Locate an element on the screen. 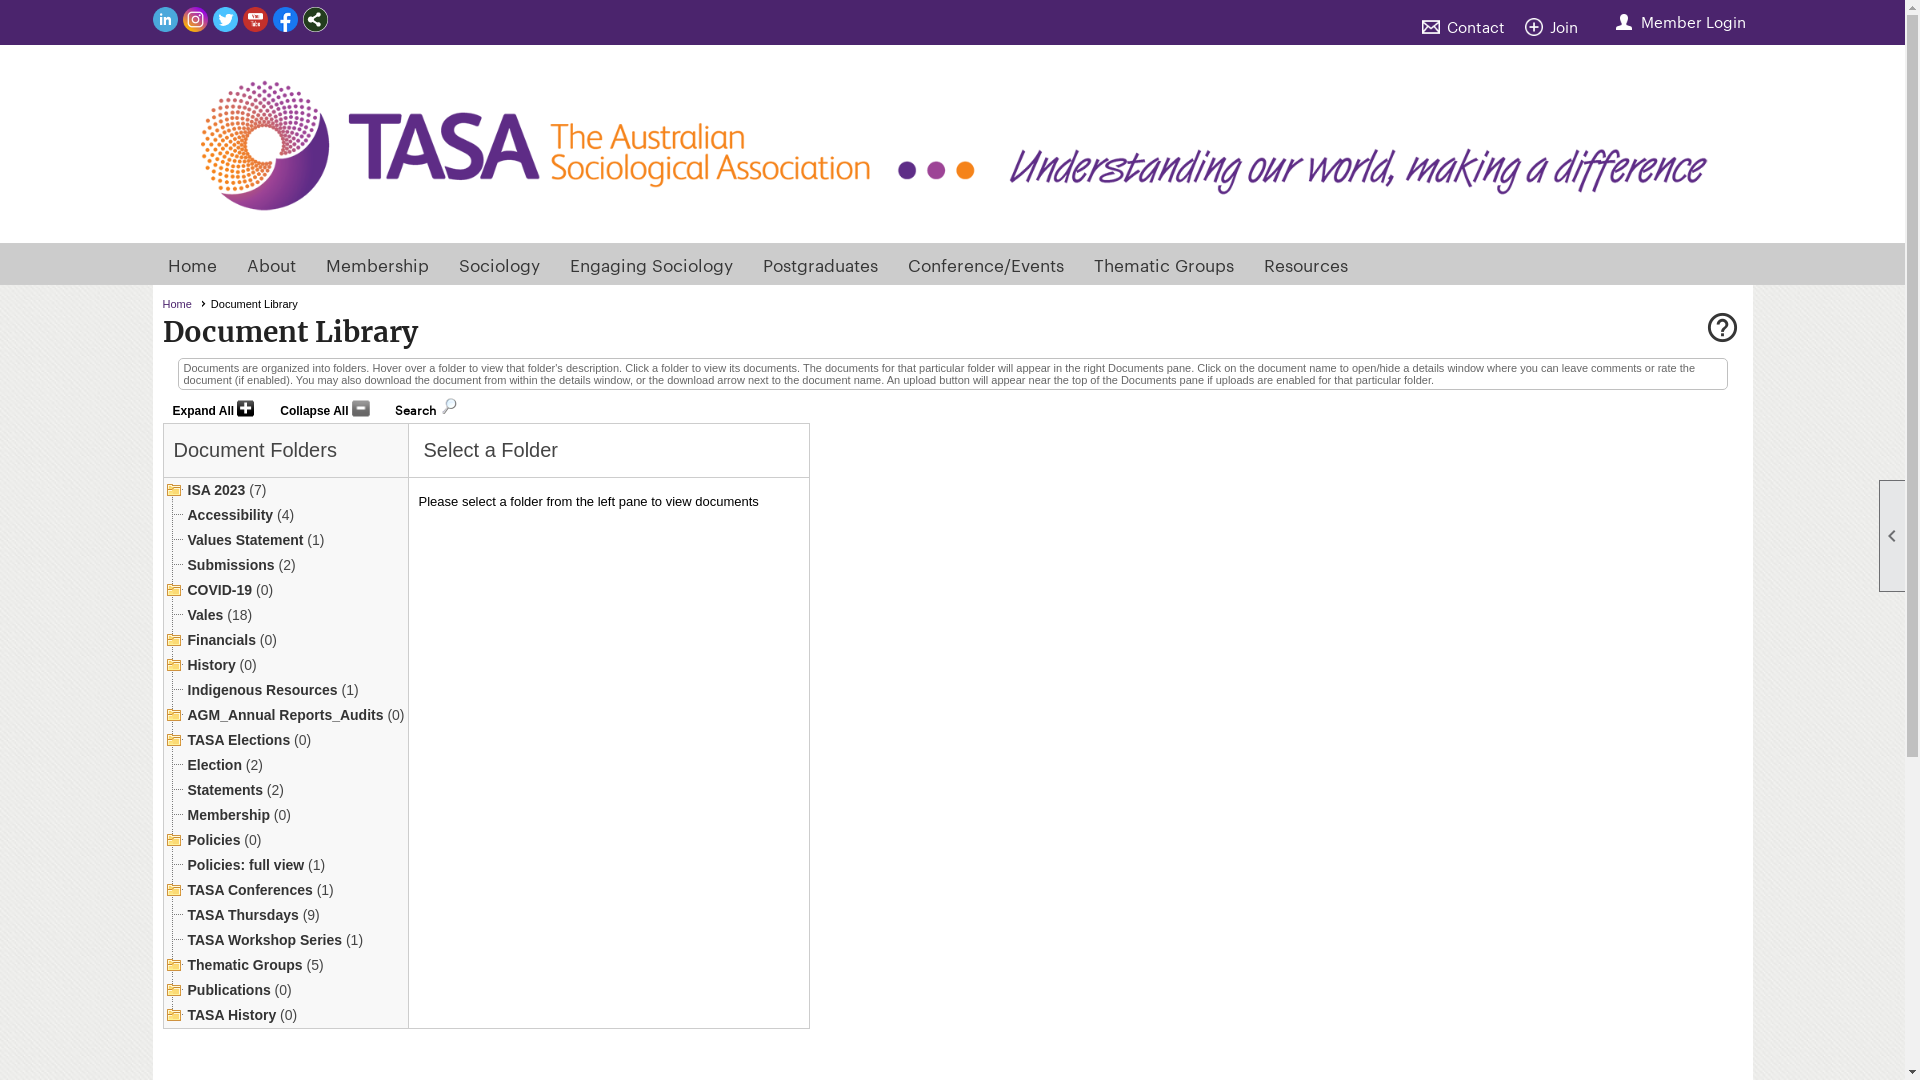  'help_outline' is located at coordinates (1720, 329).